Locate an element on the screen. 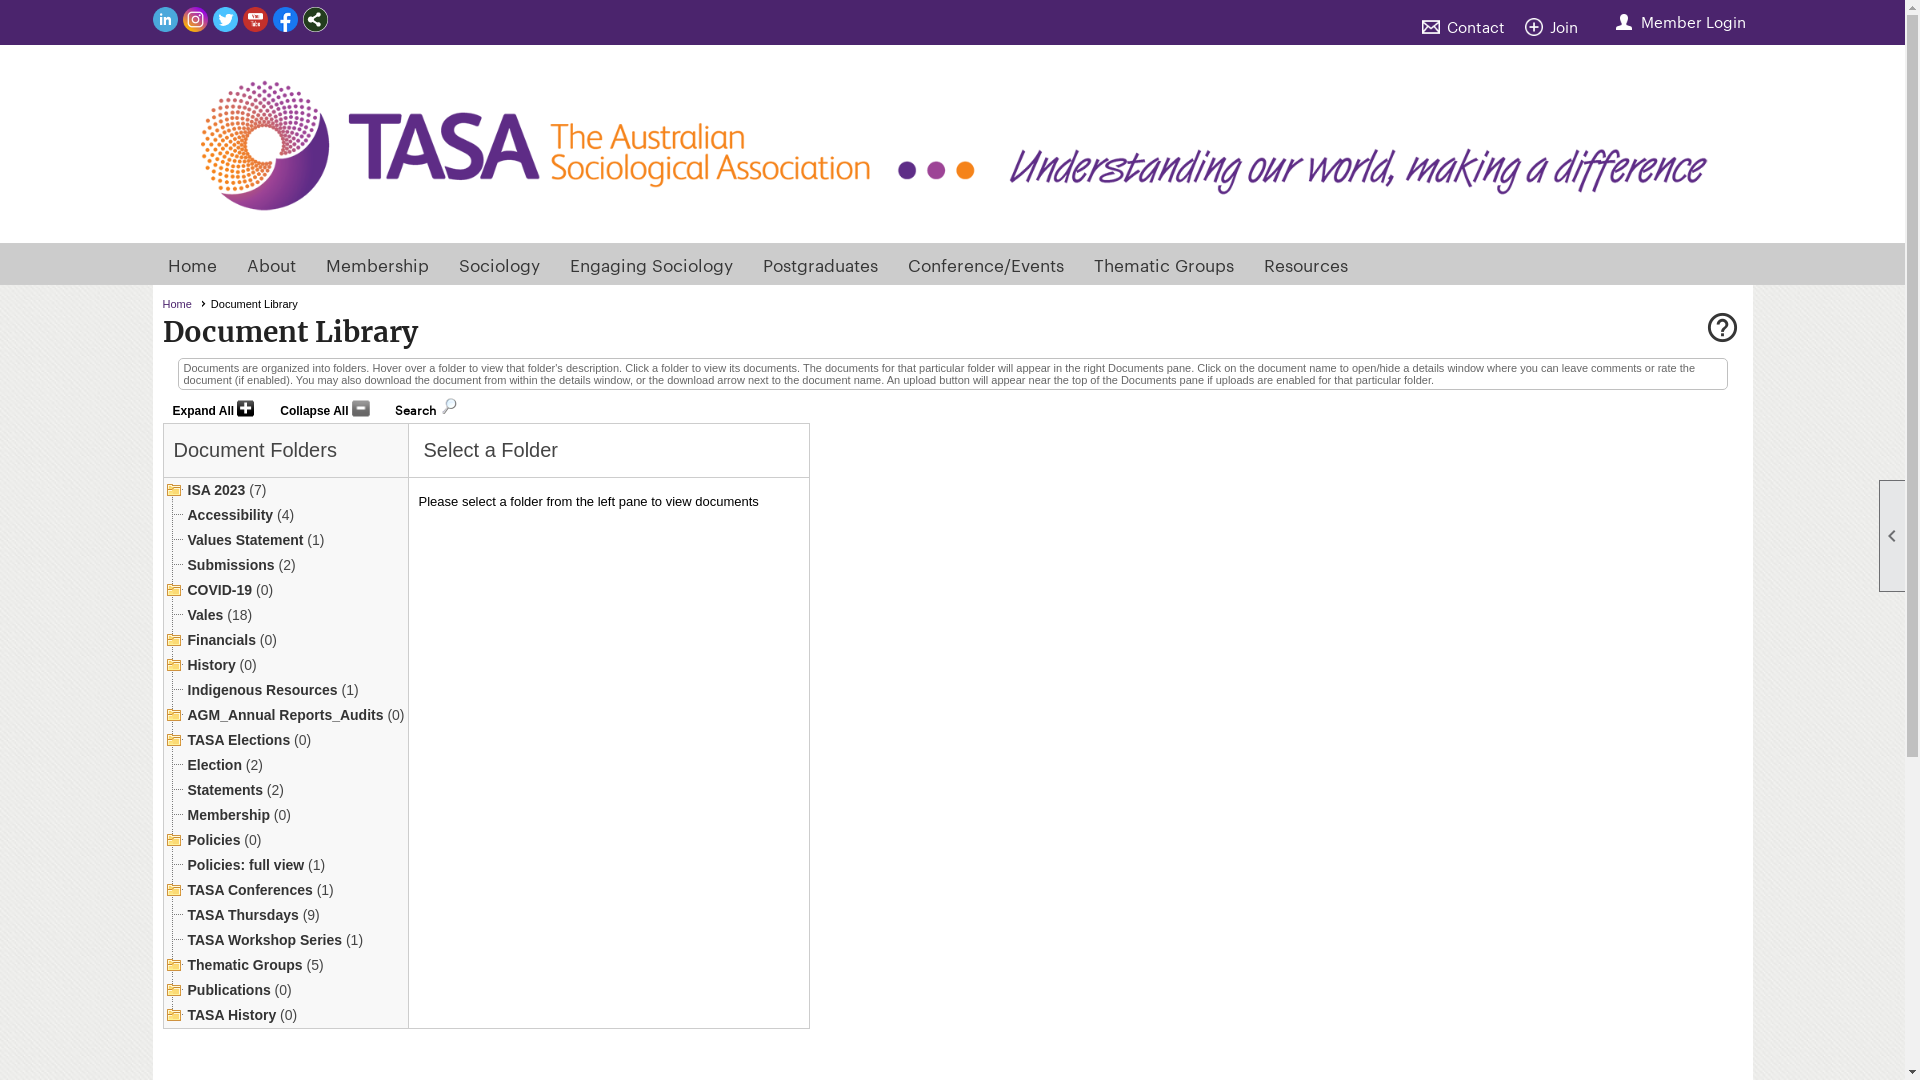  'help_outline' is located at coordinates (1720, 329).